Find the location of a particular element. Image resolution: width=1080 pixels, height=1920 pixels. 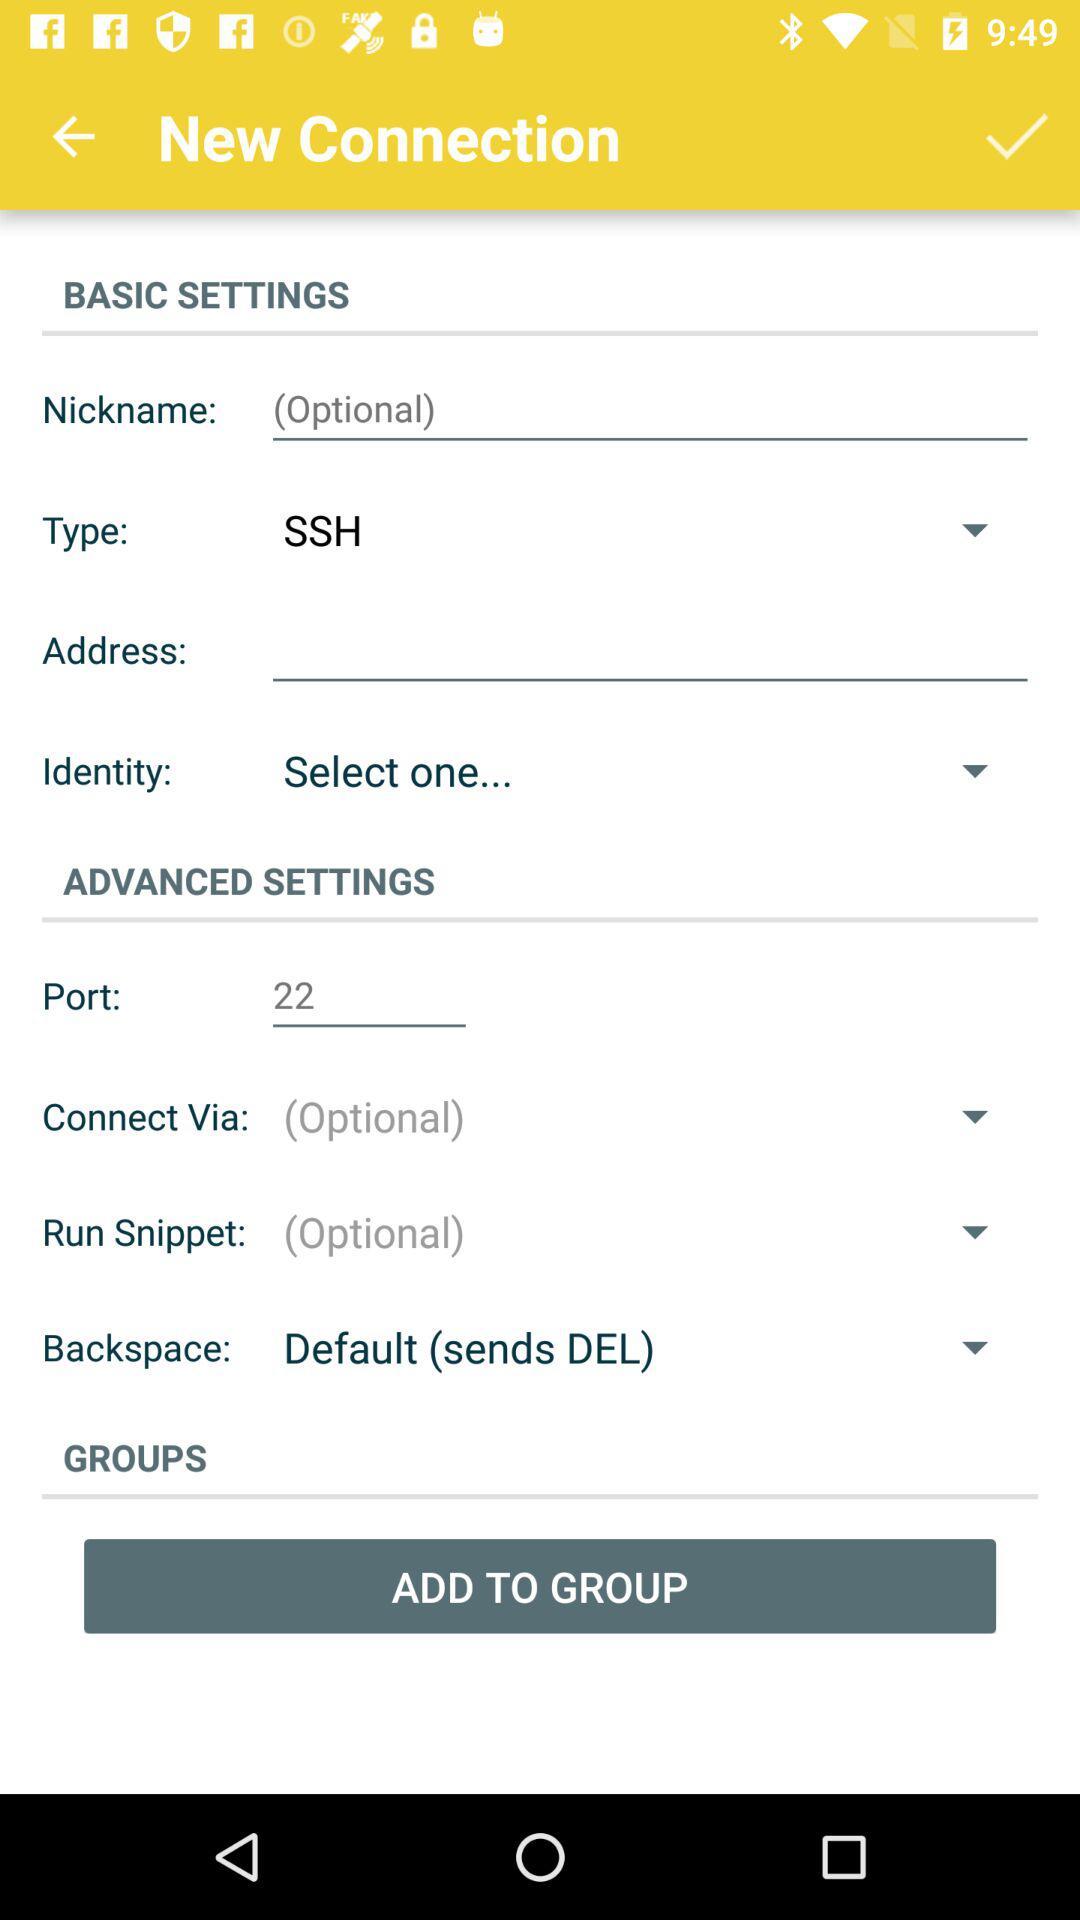

address entry field is located at coordinates (650, 649).